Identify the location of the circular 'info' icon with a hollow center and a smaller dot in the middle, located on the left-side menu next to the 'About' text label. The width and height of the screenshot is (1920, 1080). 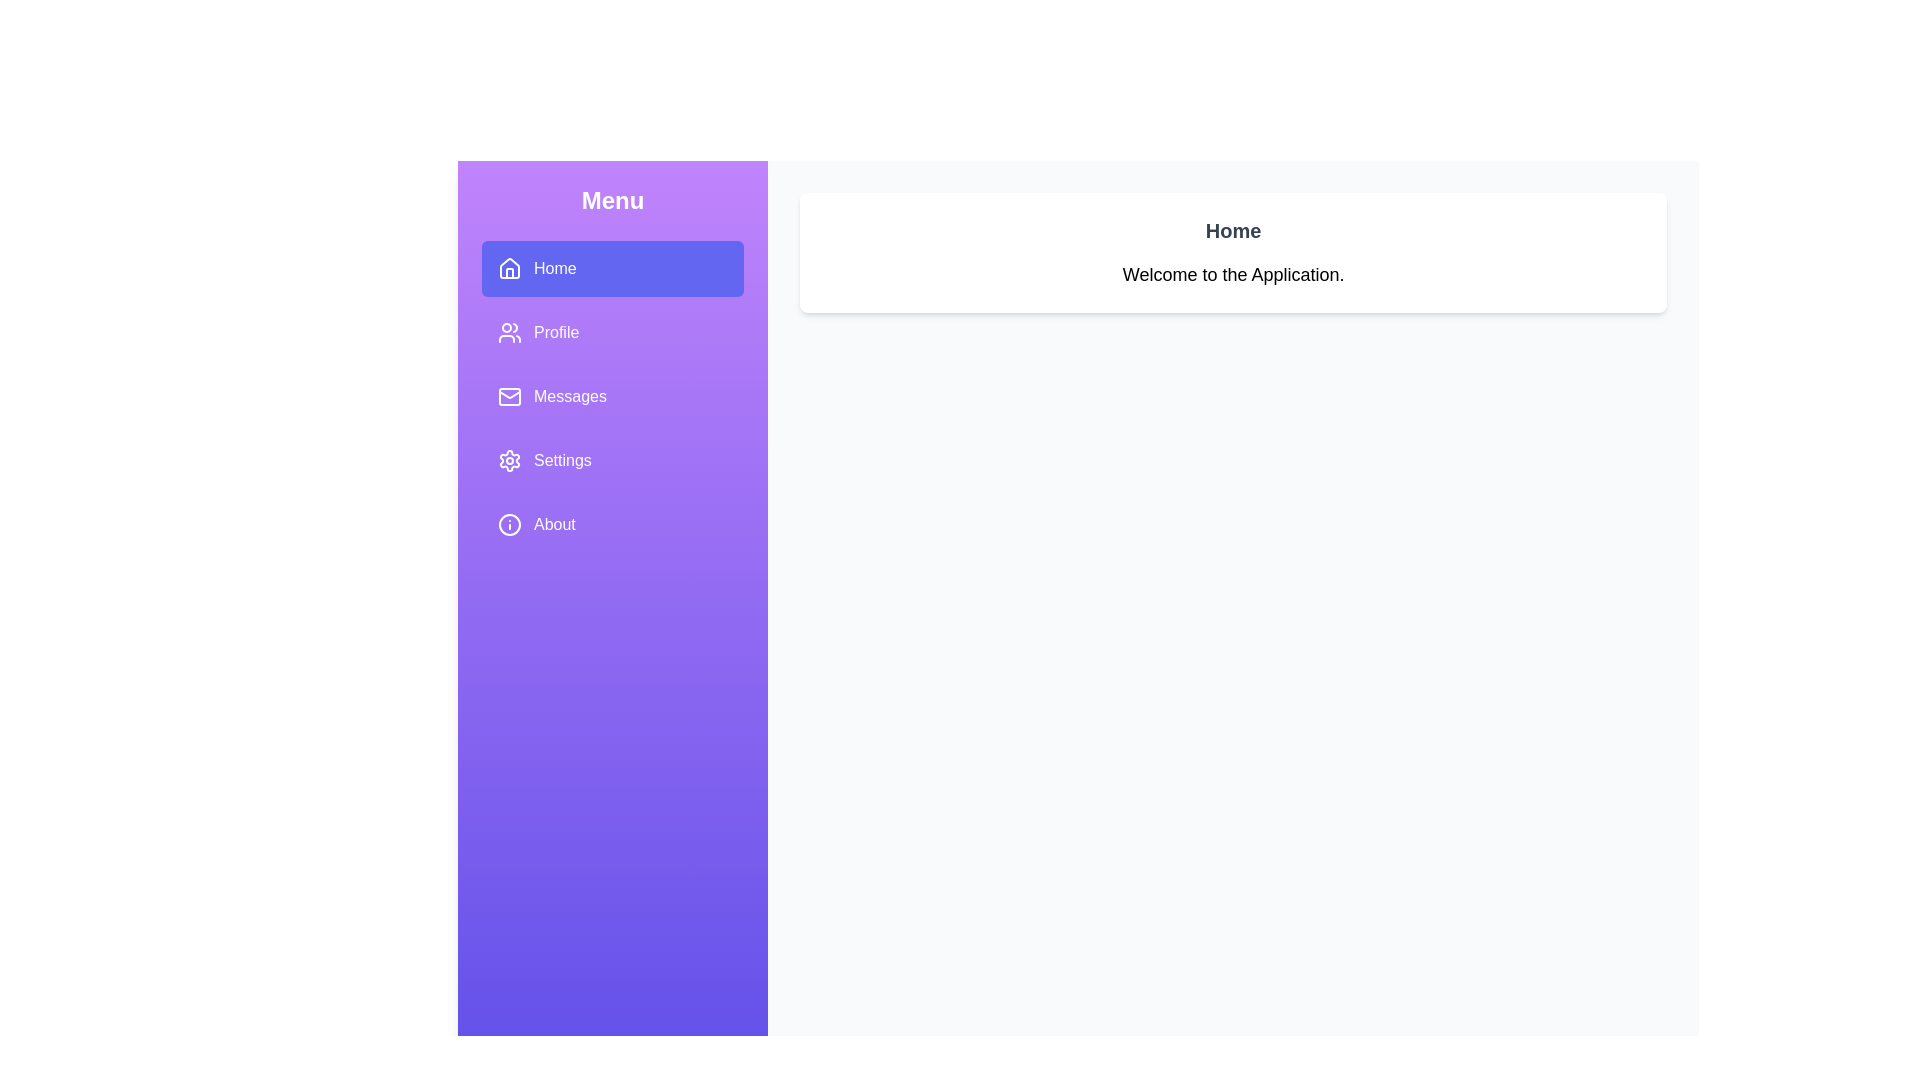
(509, 523).